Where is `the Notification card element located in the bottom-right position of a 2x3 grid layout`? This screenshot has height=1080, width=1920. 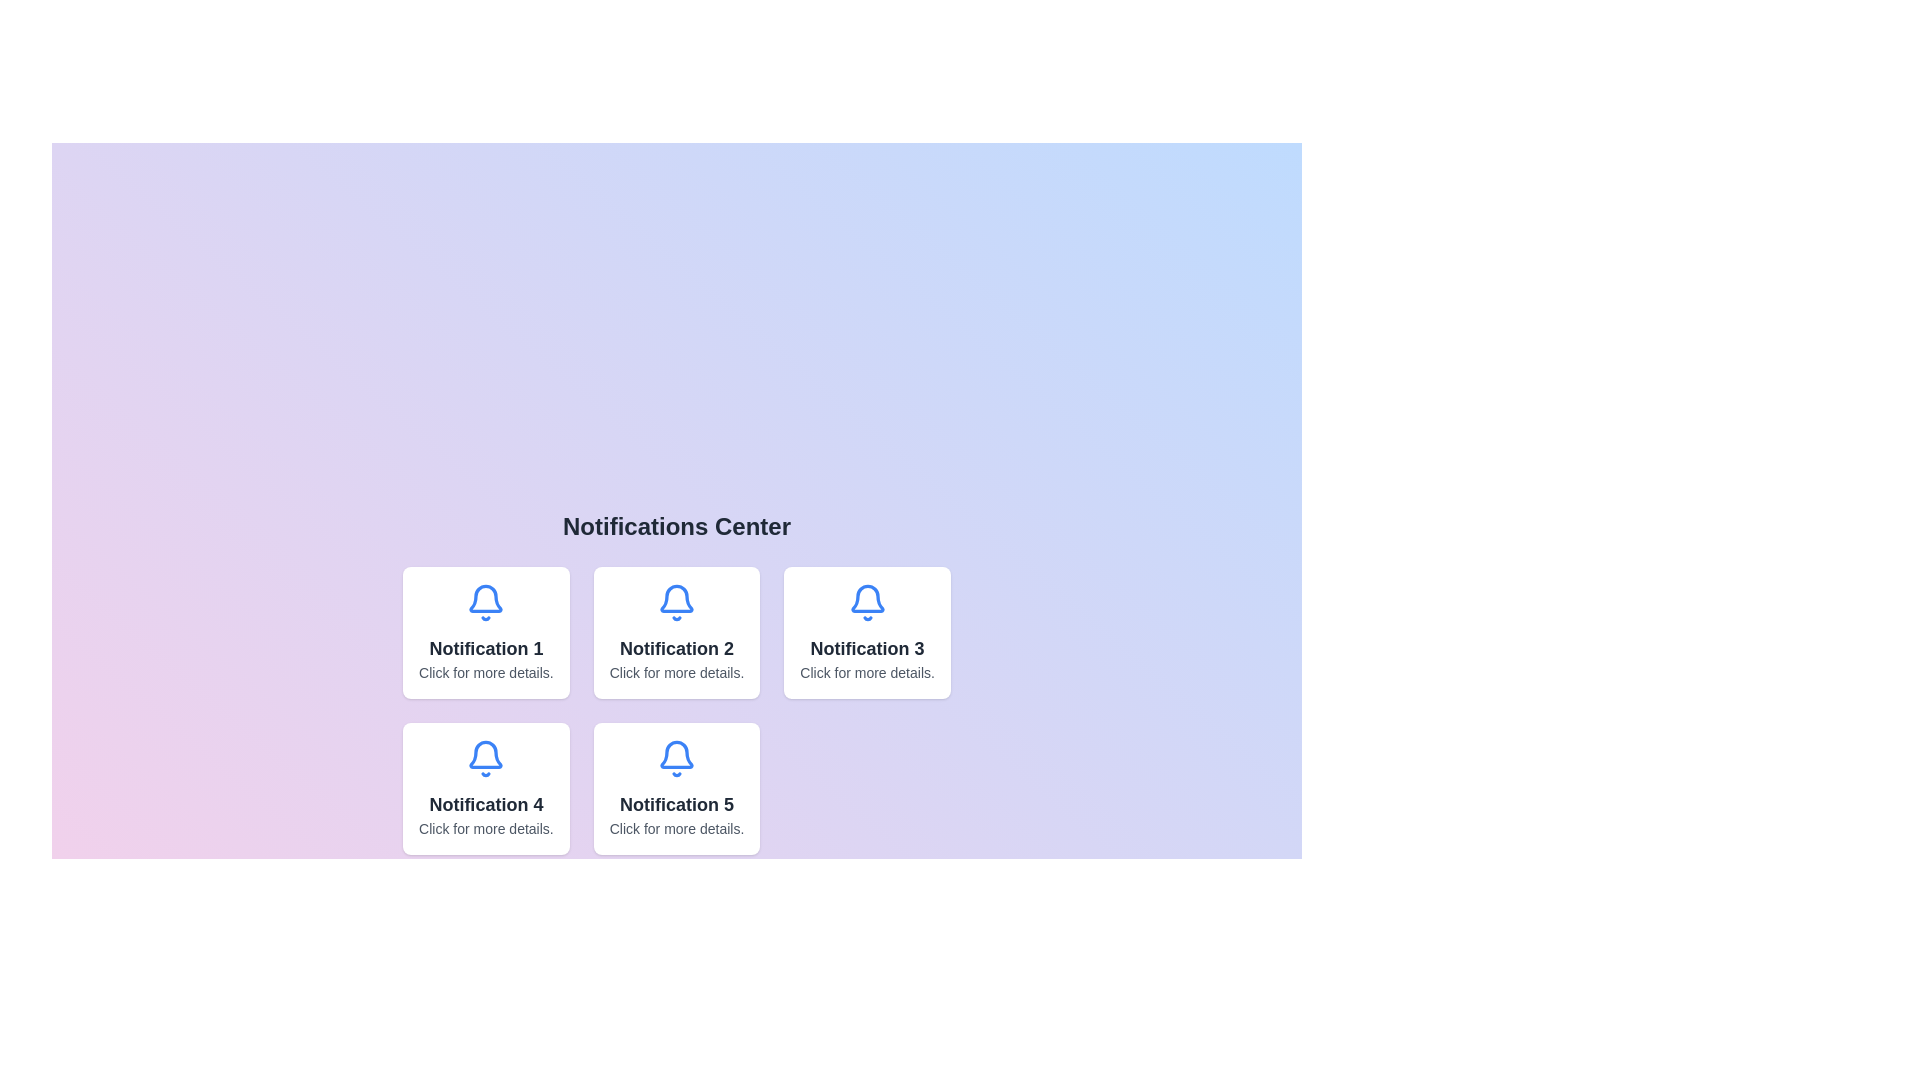 the Notification card element located in the bottom-right position of a 2x3 grid layout is located at coordinates (676, 788).